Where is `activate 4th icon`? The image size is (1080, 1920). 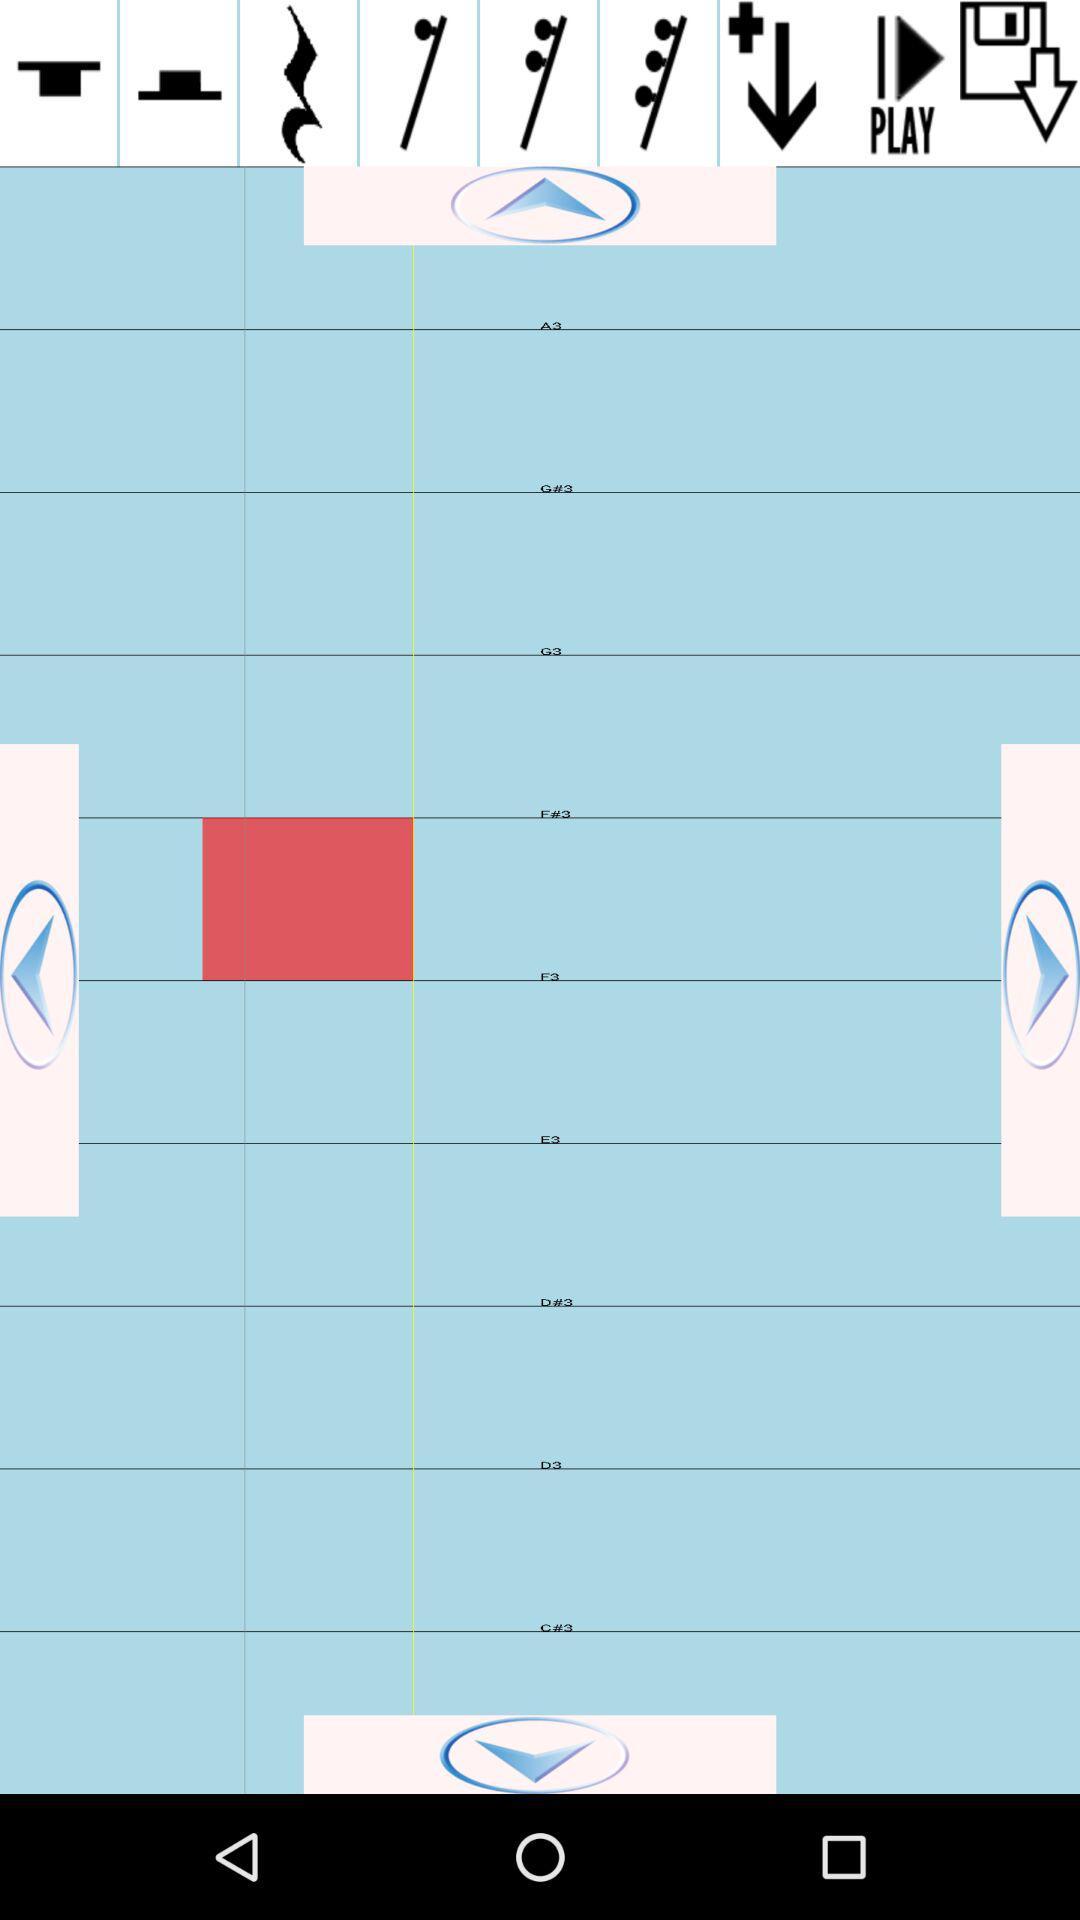
activate 4th icon is located at coordinates (417, 82).